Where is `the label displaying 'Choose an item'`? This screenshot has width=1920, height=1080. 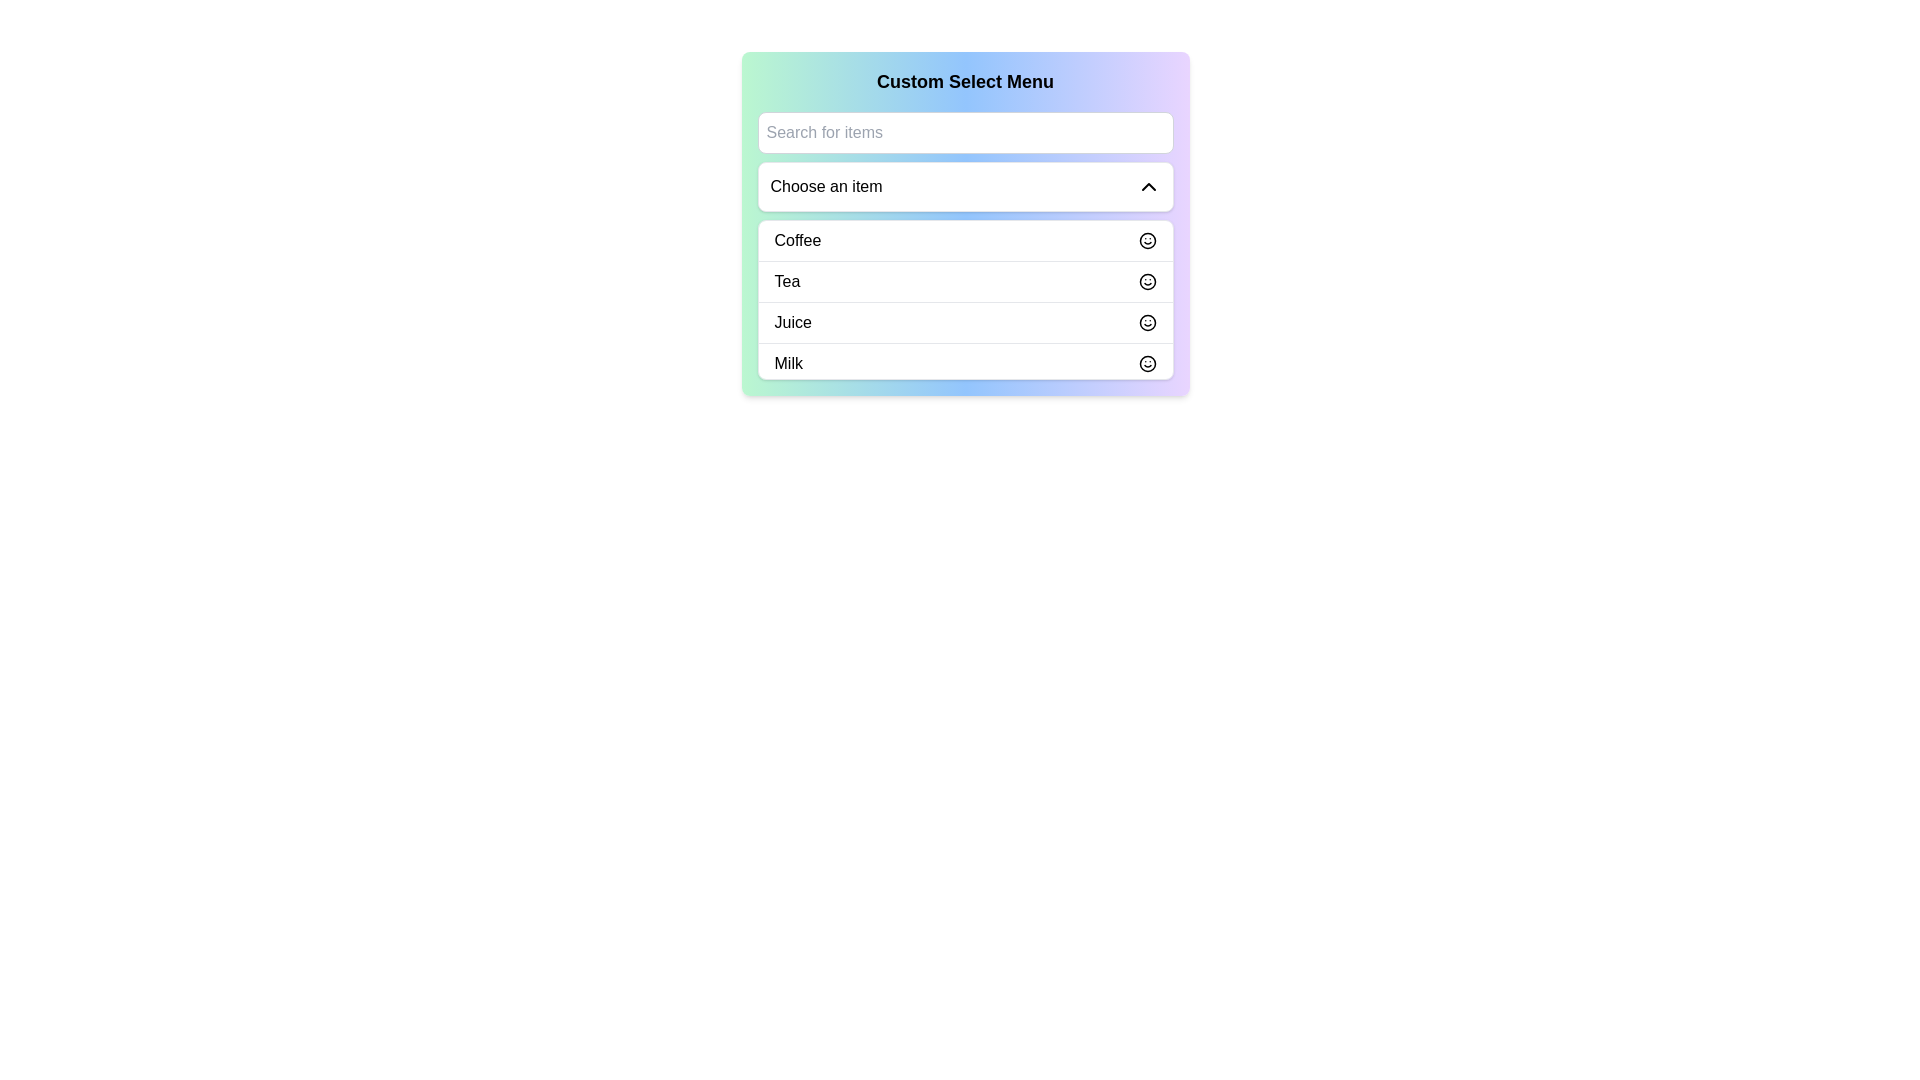
the label displaying 'Choose an item' is located at coordinates (826, 186).